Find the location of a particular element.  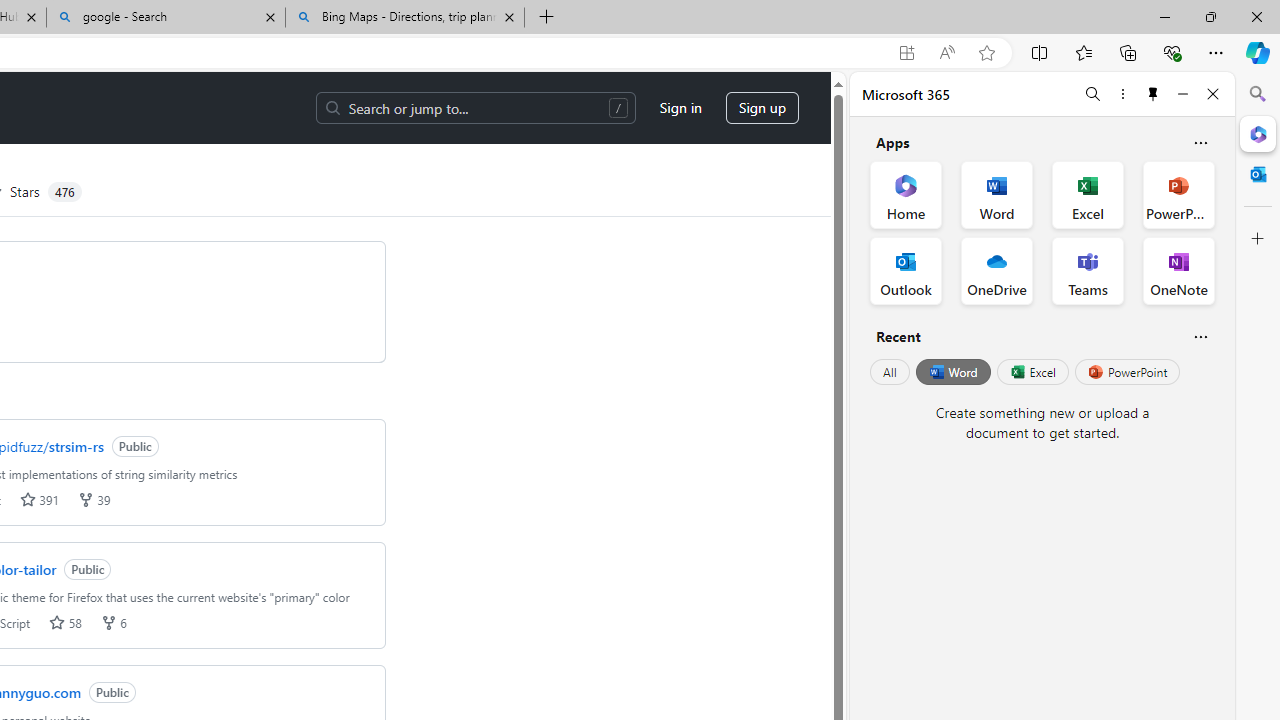

'stars' is located at coordinates (57, 621).